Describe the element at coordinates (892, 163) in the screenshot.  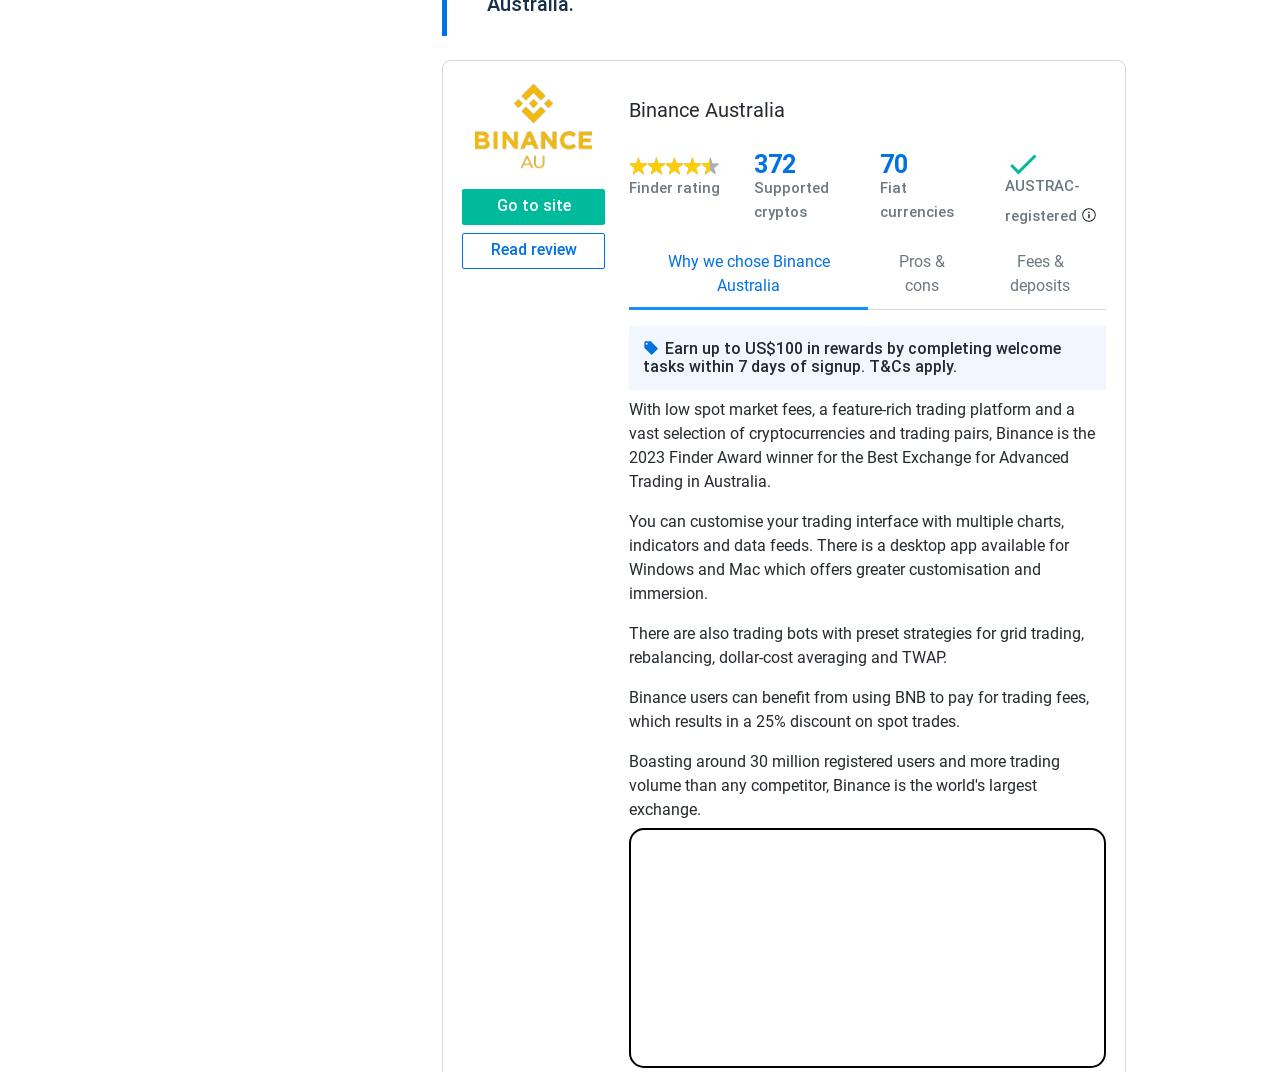
I see `'70'` at that location.